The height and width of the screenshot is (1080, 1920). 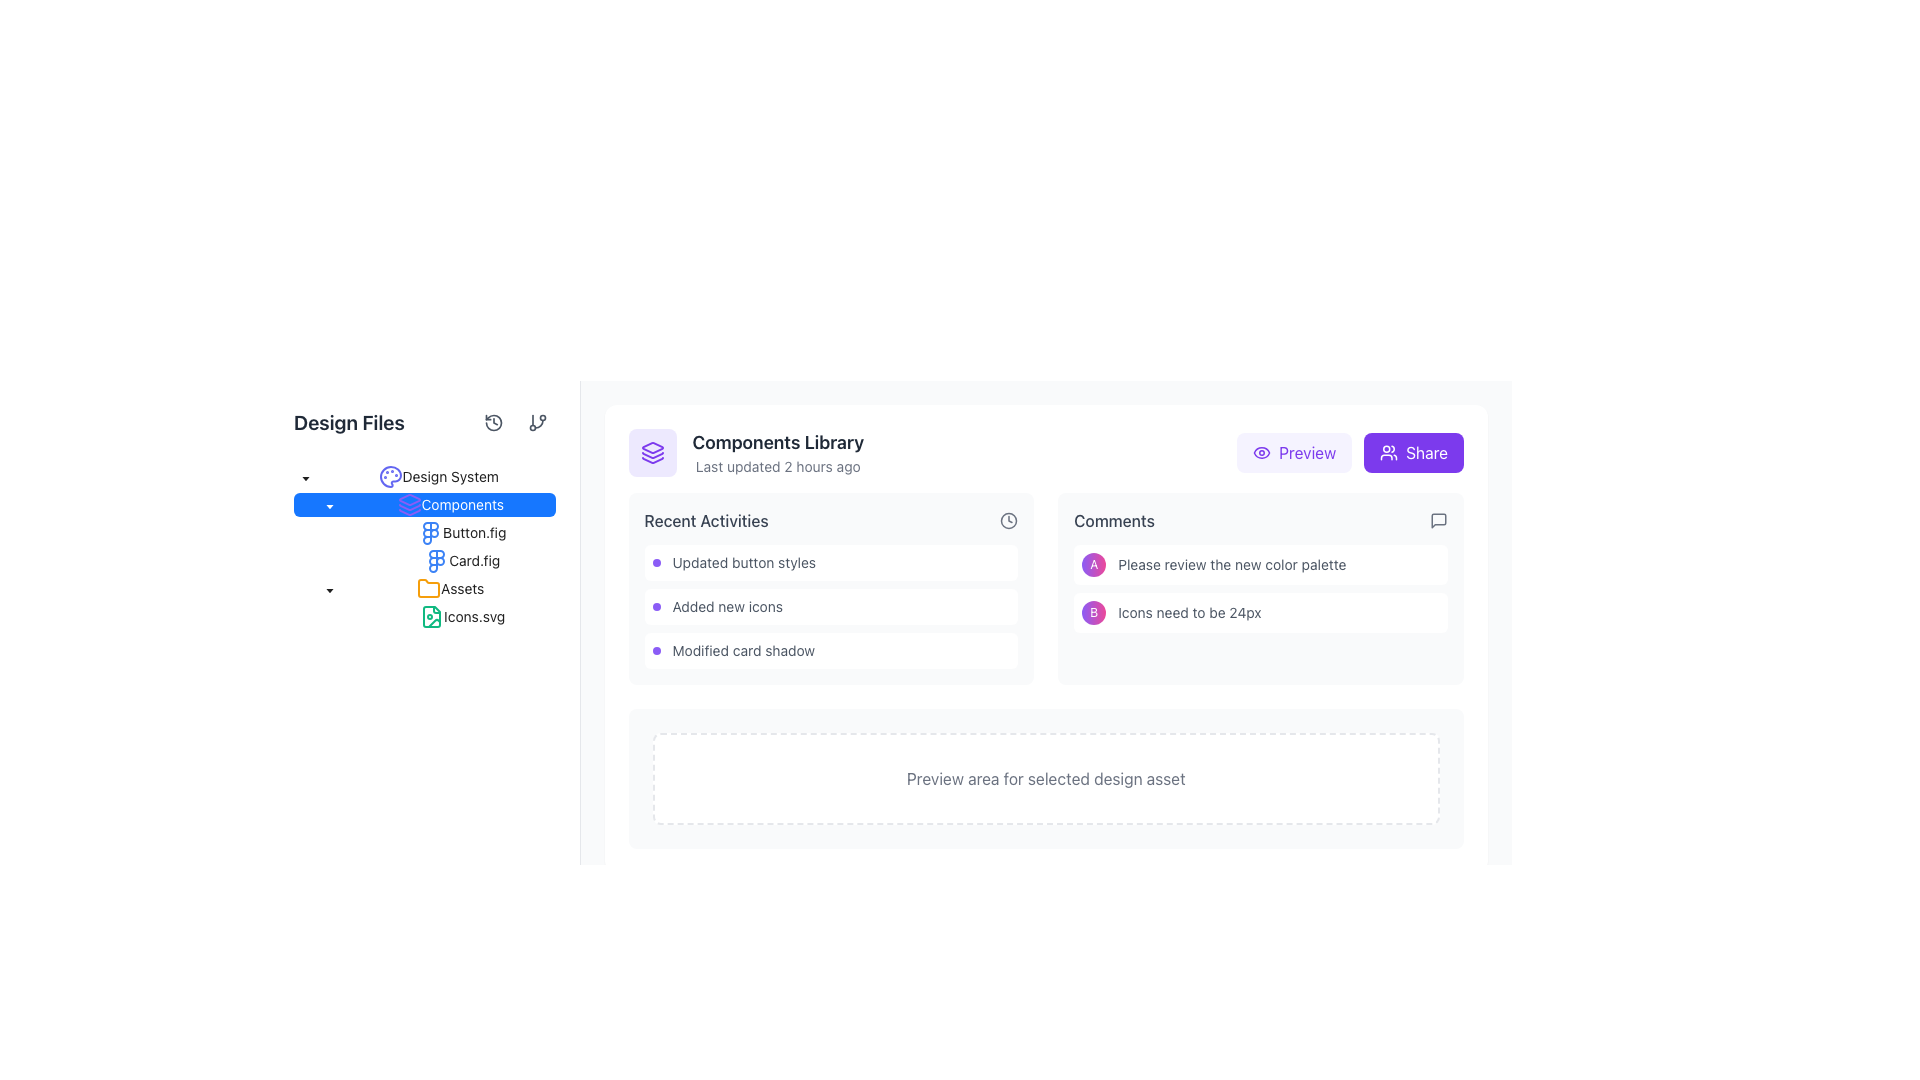 What do you see at coordinates (1260, 519) in the screenshot?
I see `the Section Header with Icon that labels the comments section` at bounding box center [1260, 519].